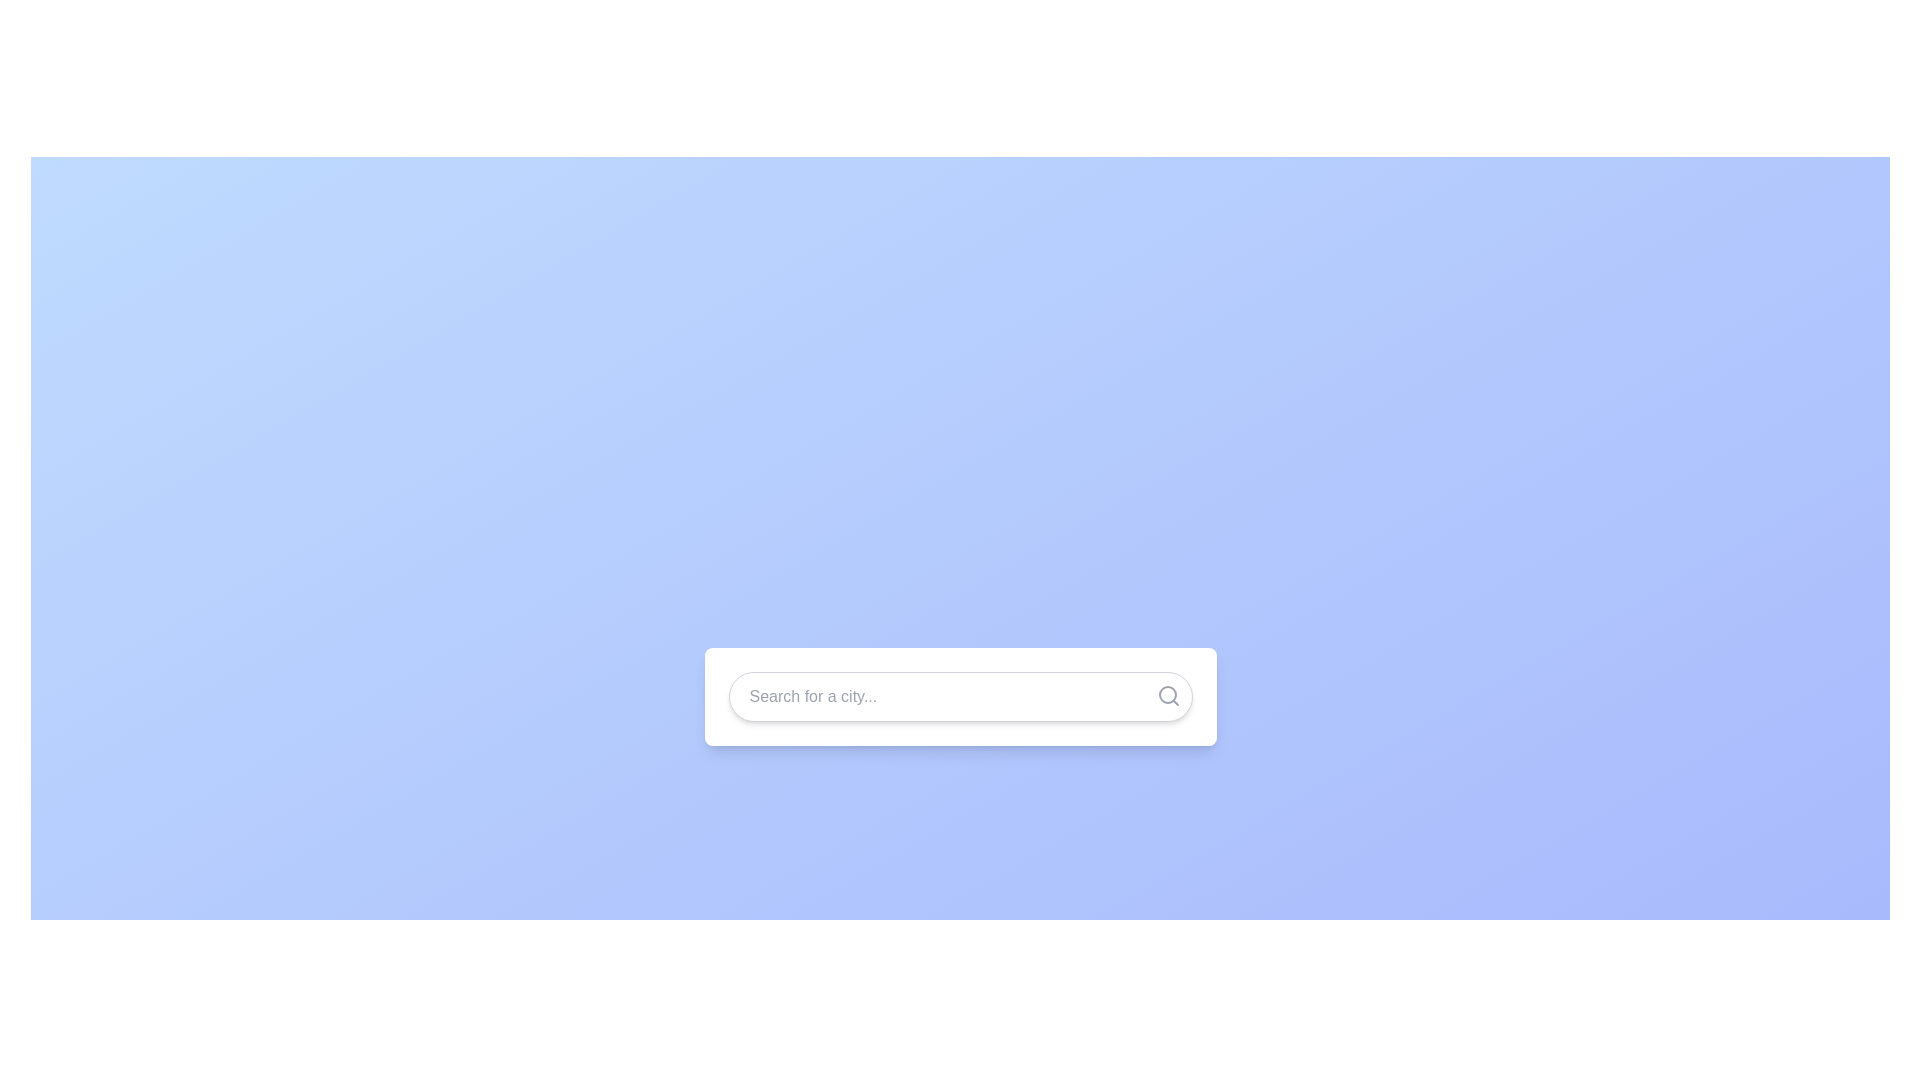 The image size is (1920, 1080). Describe the element at coordinates (1167, 693) in the screenshot. I see `the SVG circle element that symbolizes the magnifying glass, which is part of the visual indicator for the search function` at that location.